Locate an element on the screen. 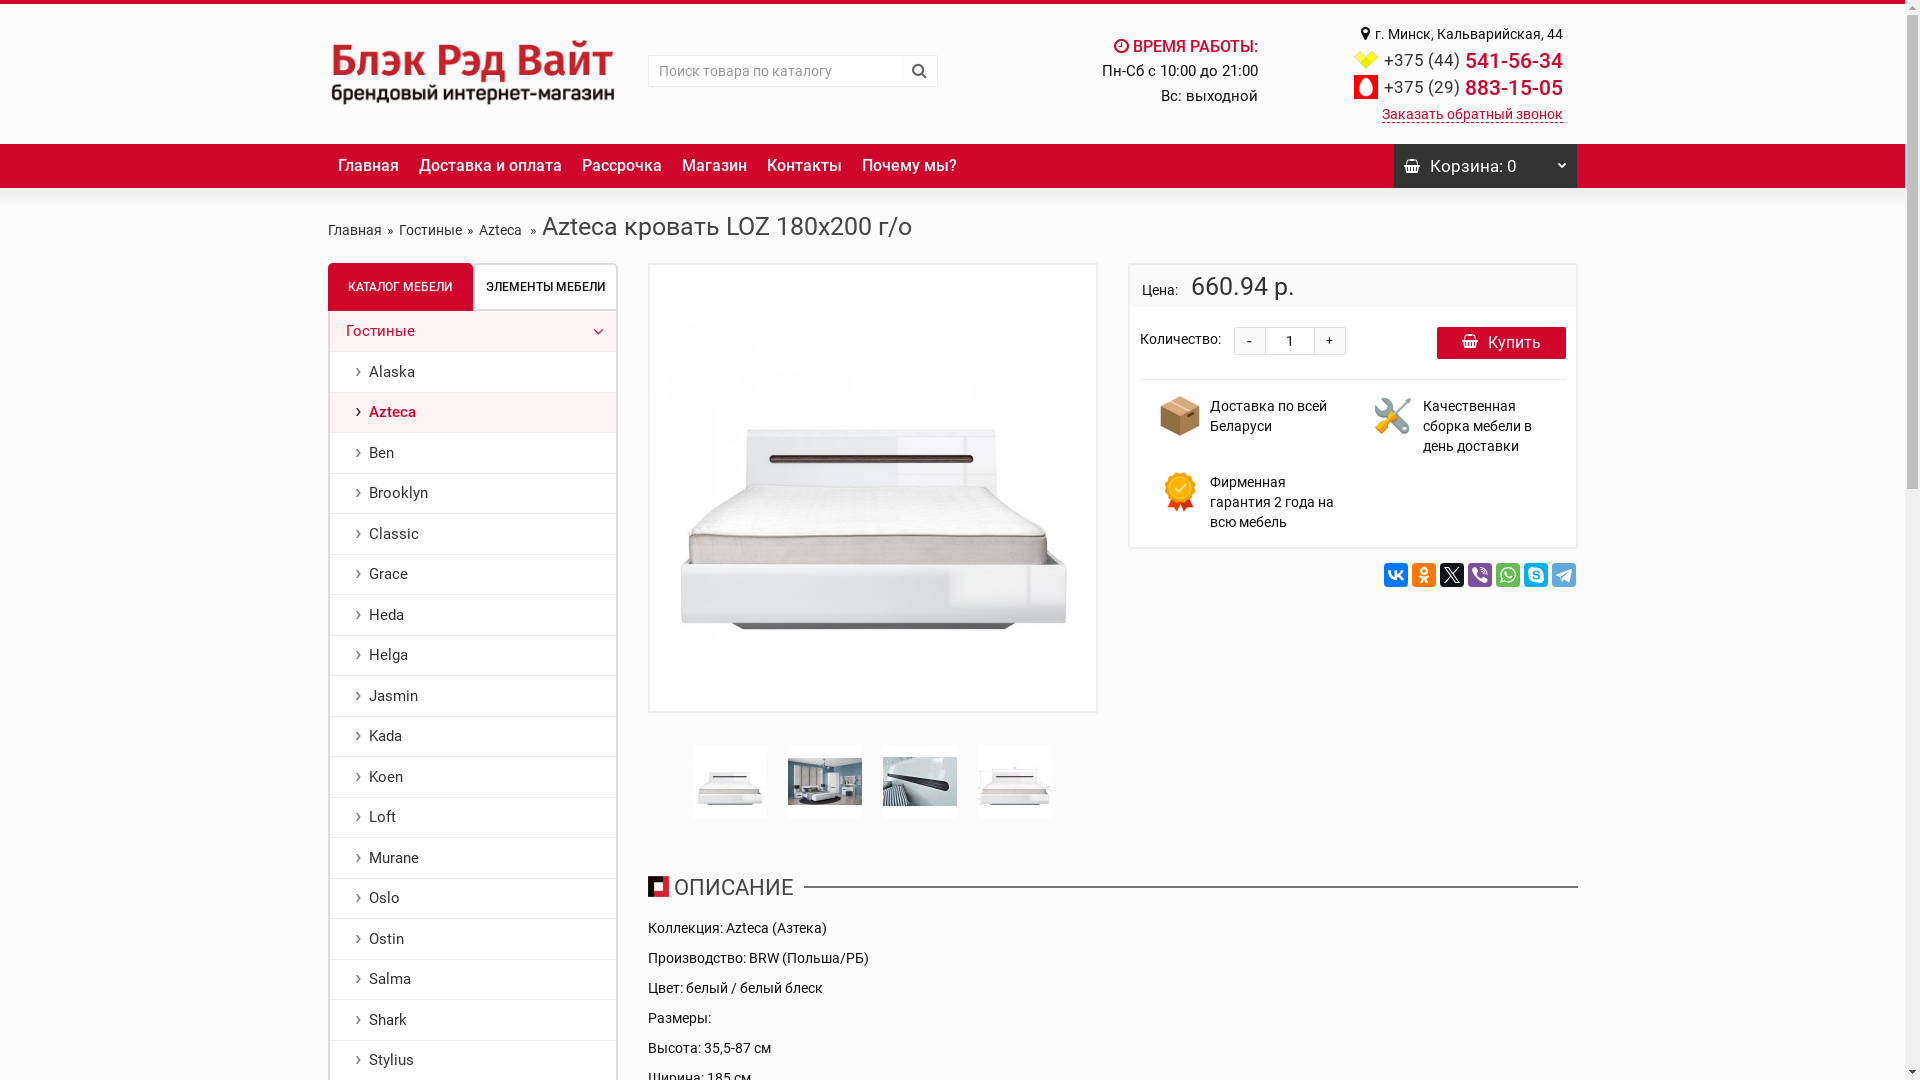 The height and width of the screenshot is (1080, 1920). 'Ben' is located at coordinates (472, 452).